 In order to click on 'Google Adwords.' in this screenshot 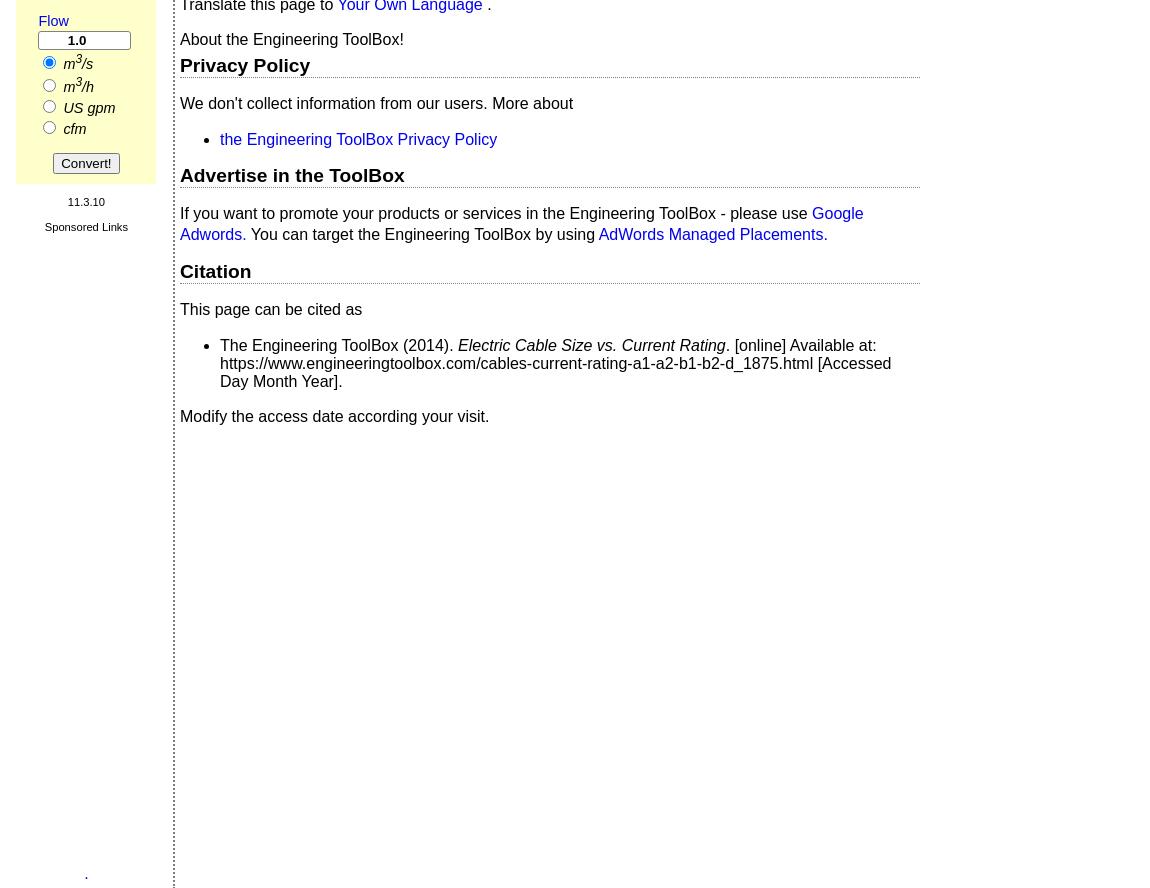, I will do `click(521, 223)`.